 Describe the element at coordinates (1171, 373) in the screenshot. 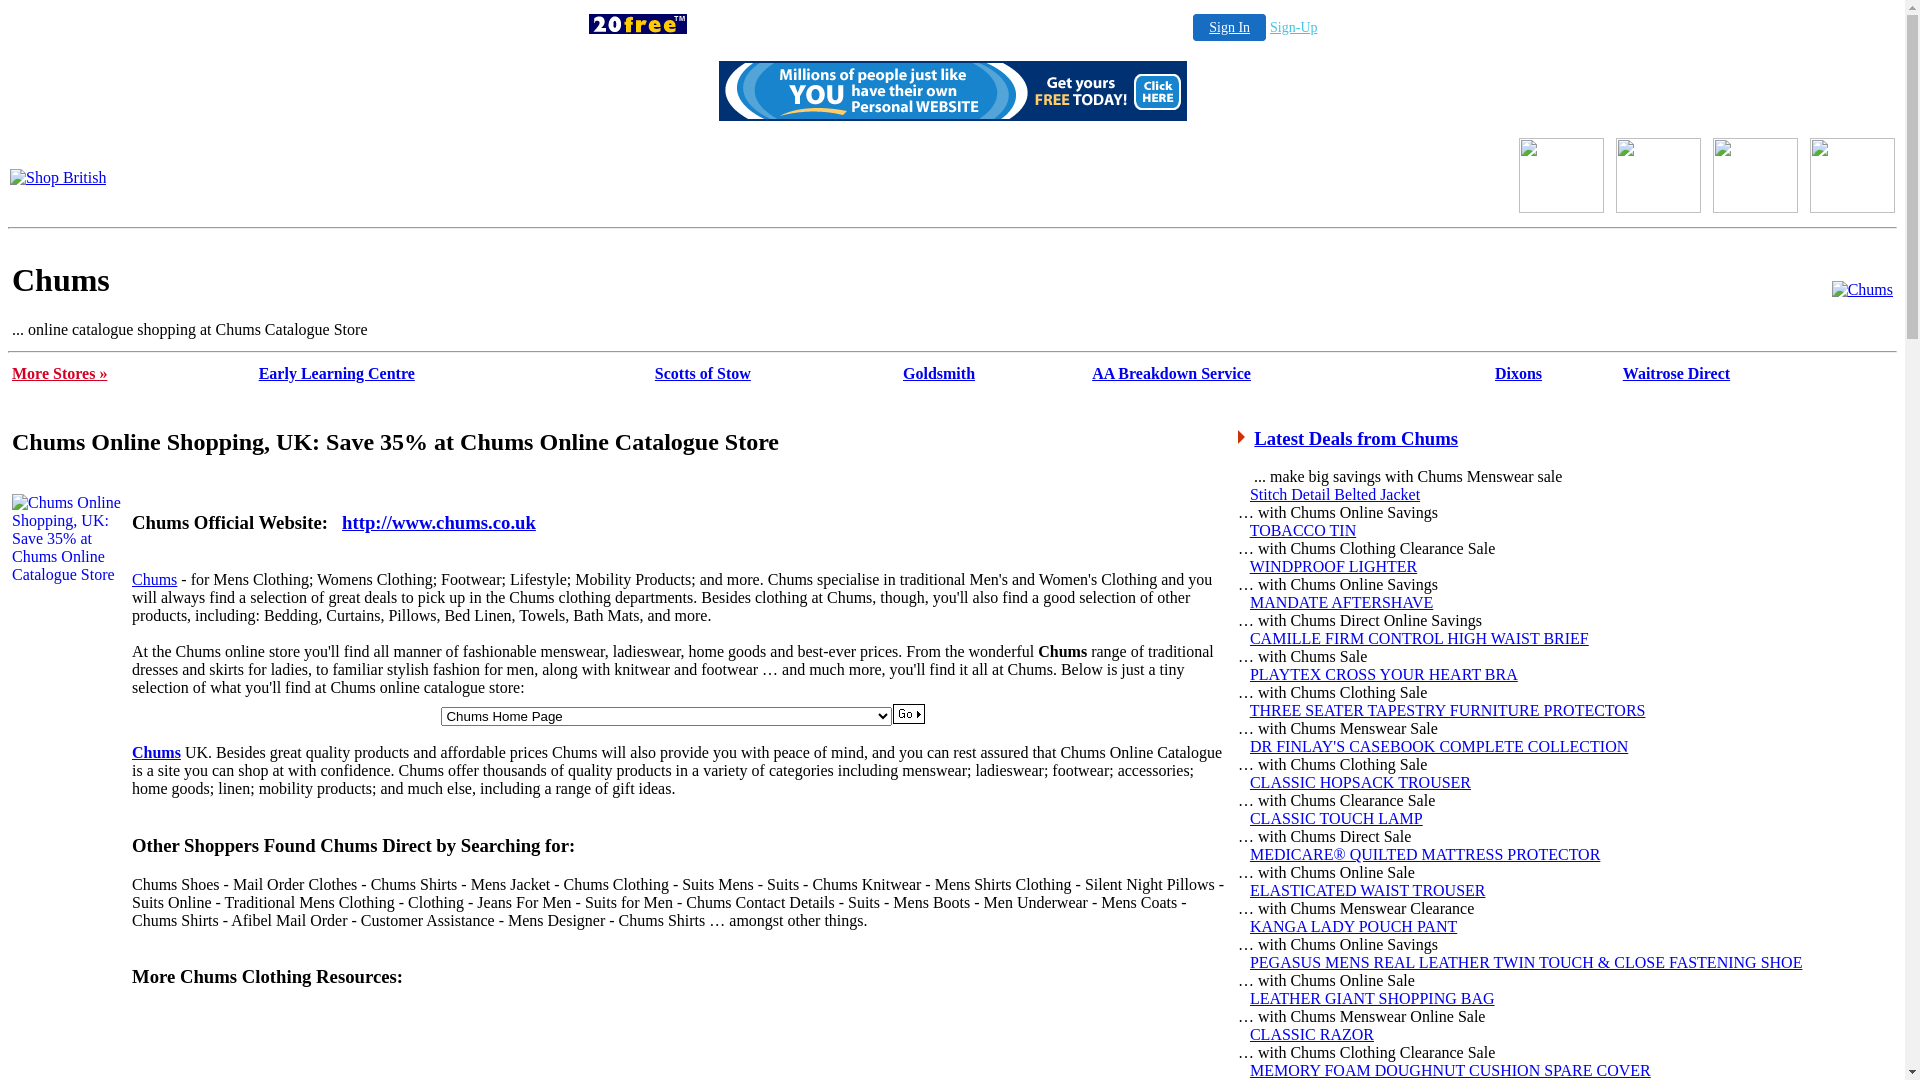

I see `'AA Breakdown Service'` at that location.